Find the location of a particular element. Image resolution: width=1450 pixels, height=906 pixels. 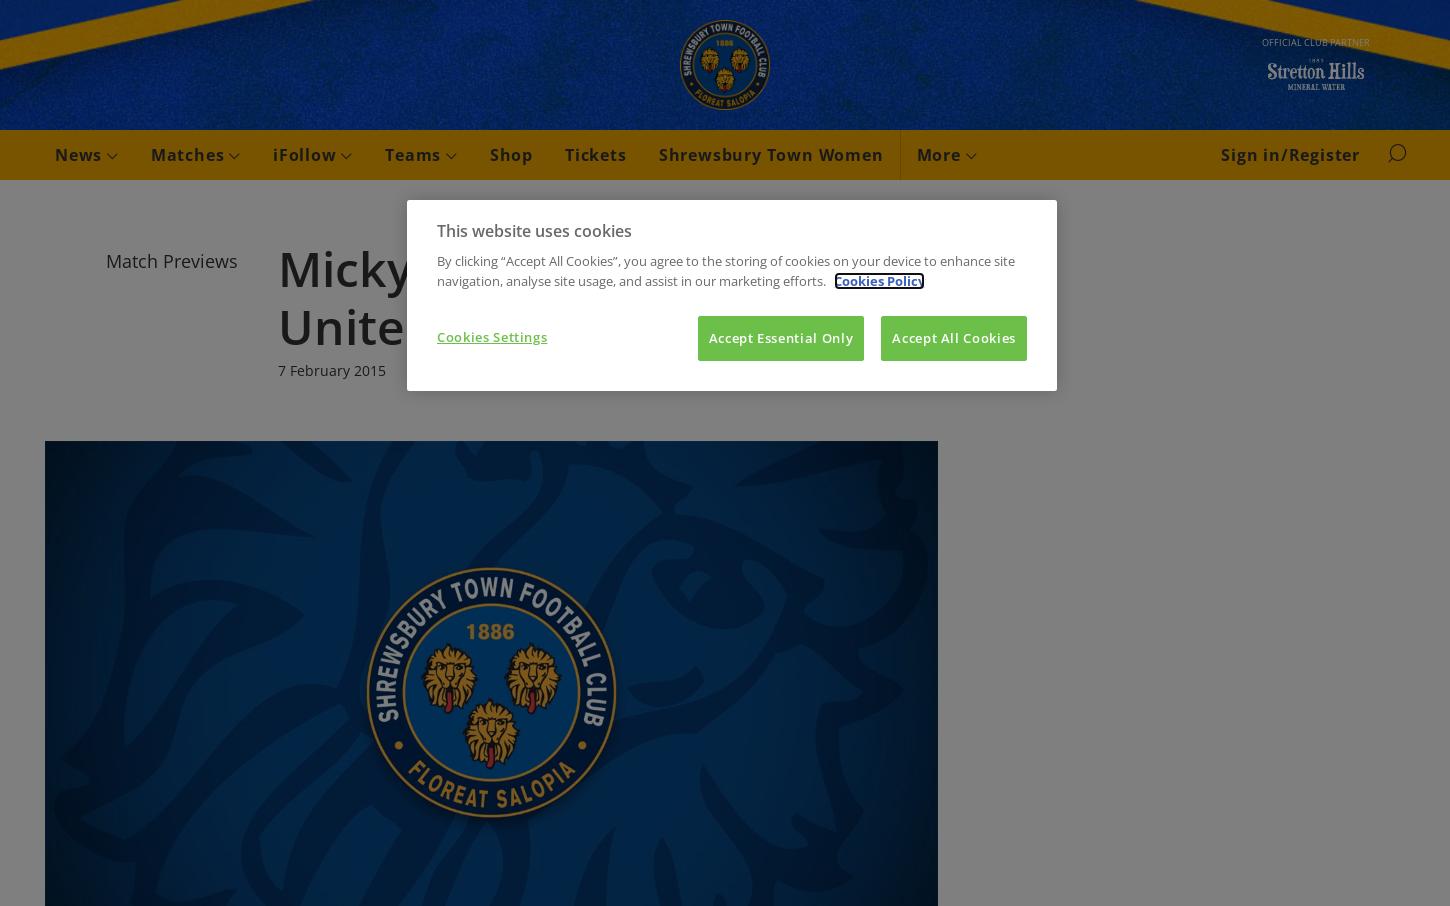

'Tickets' is located at coordinates (565, 155).